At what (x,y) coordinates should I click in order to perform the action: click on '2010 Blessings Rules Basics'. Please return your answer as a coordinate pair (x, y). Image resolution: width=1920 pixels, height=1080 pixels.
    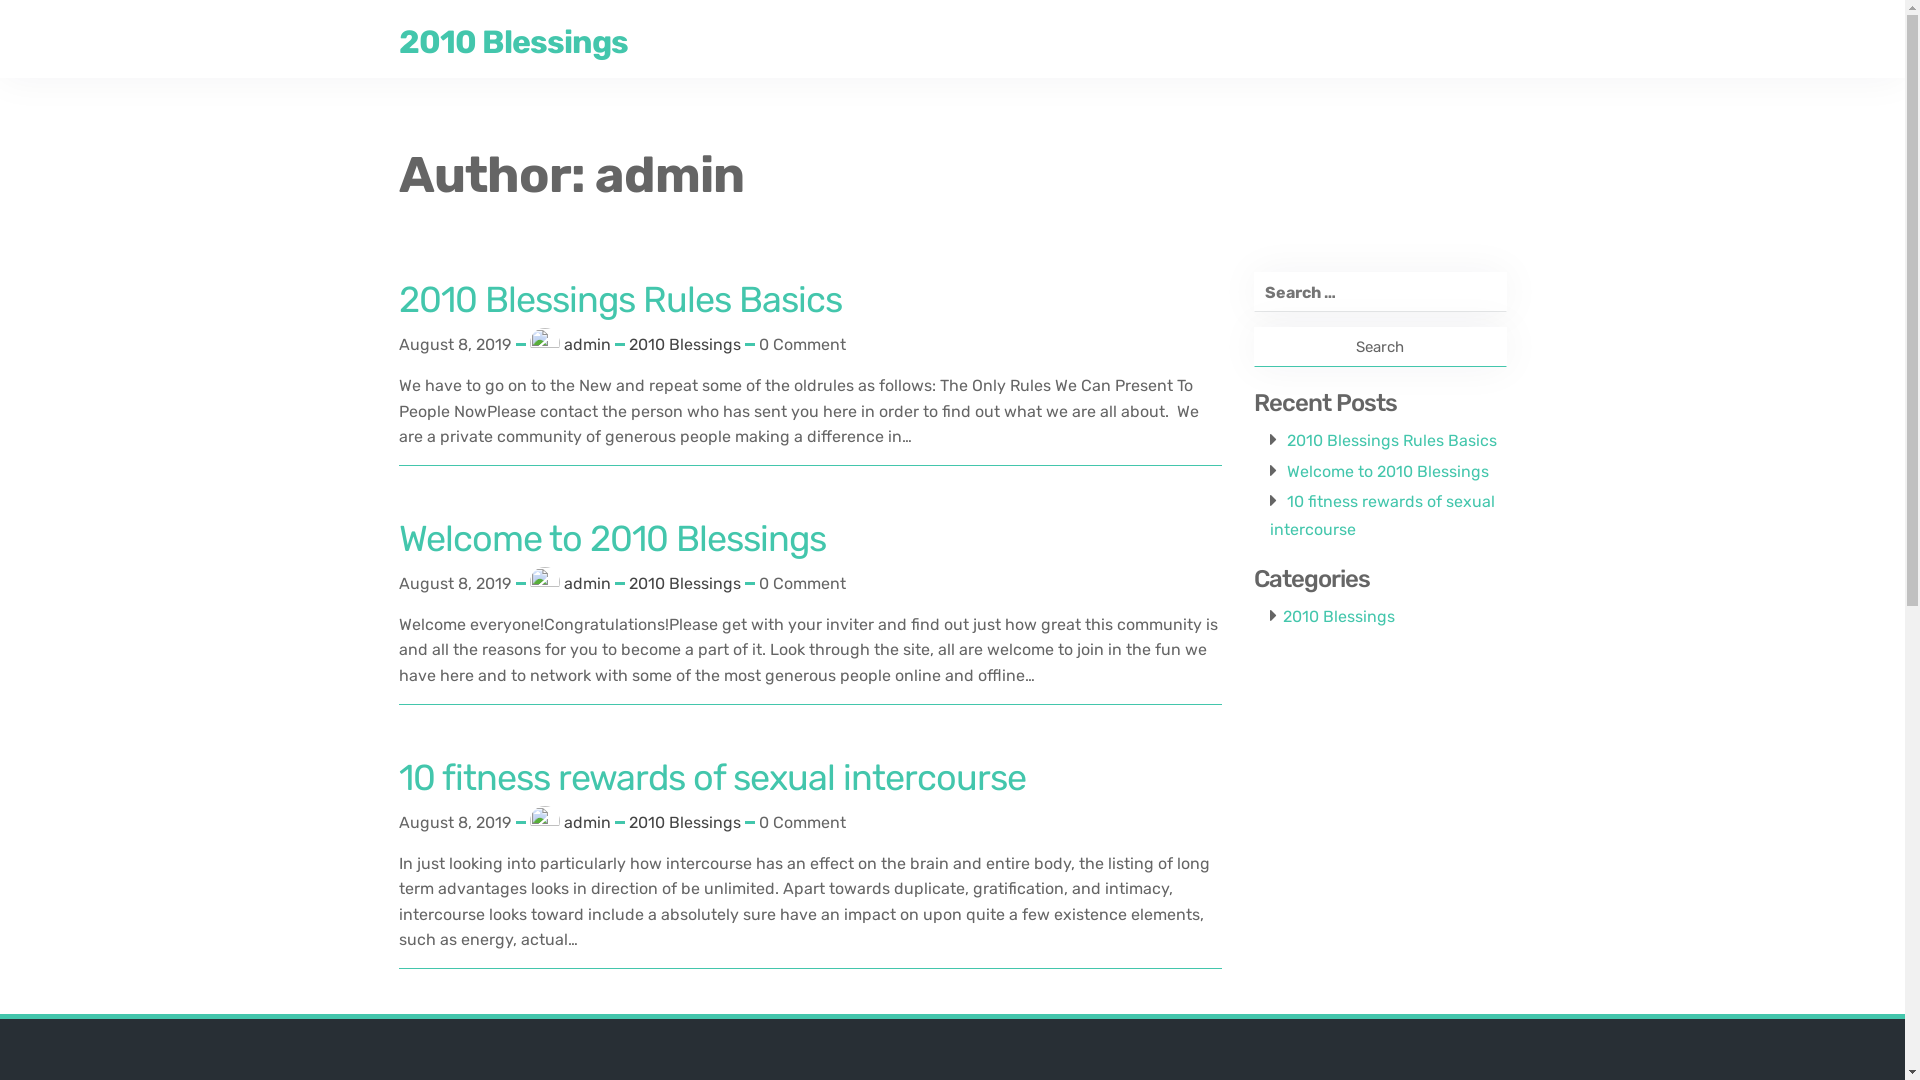
    Looking at the image, I should click on (1390, 439).